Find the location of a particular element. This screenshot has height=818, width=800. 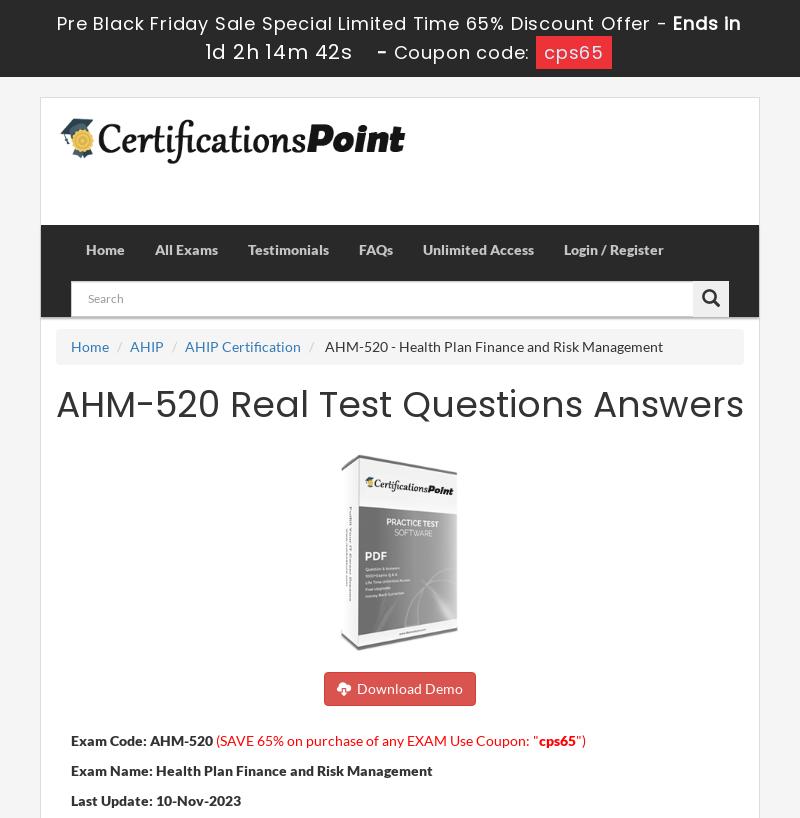

'AHIP Certification' is located at coordinates (241, 345).